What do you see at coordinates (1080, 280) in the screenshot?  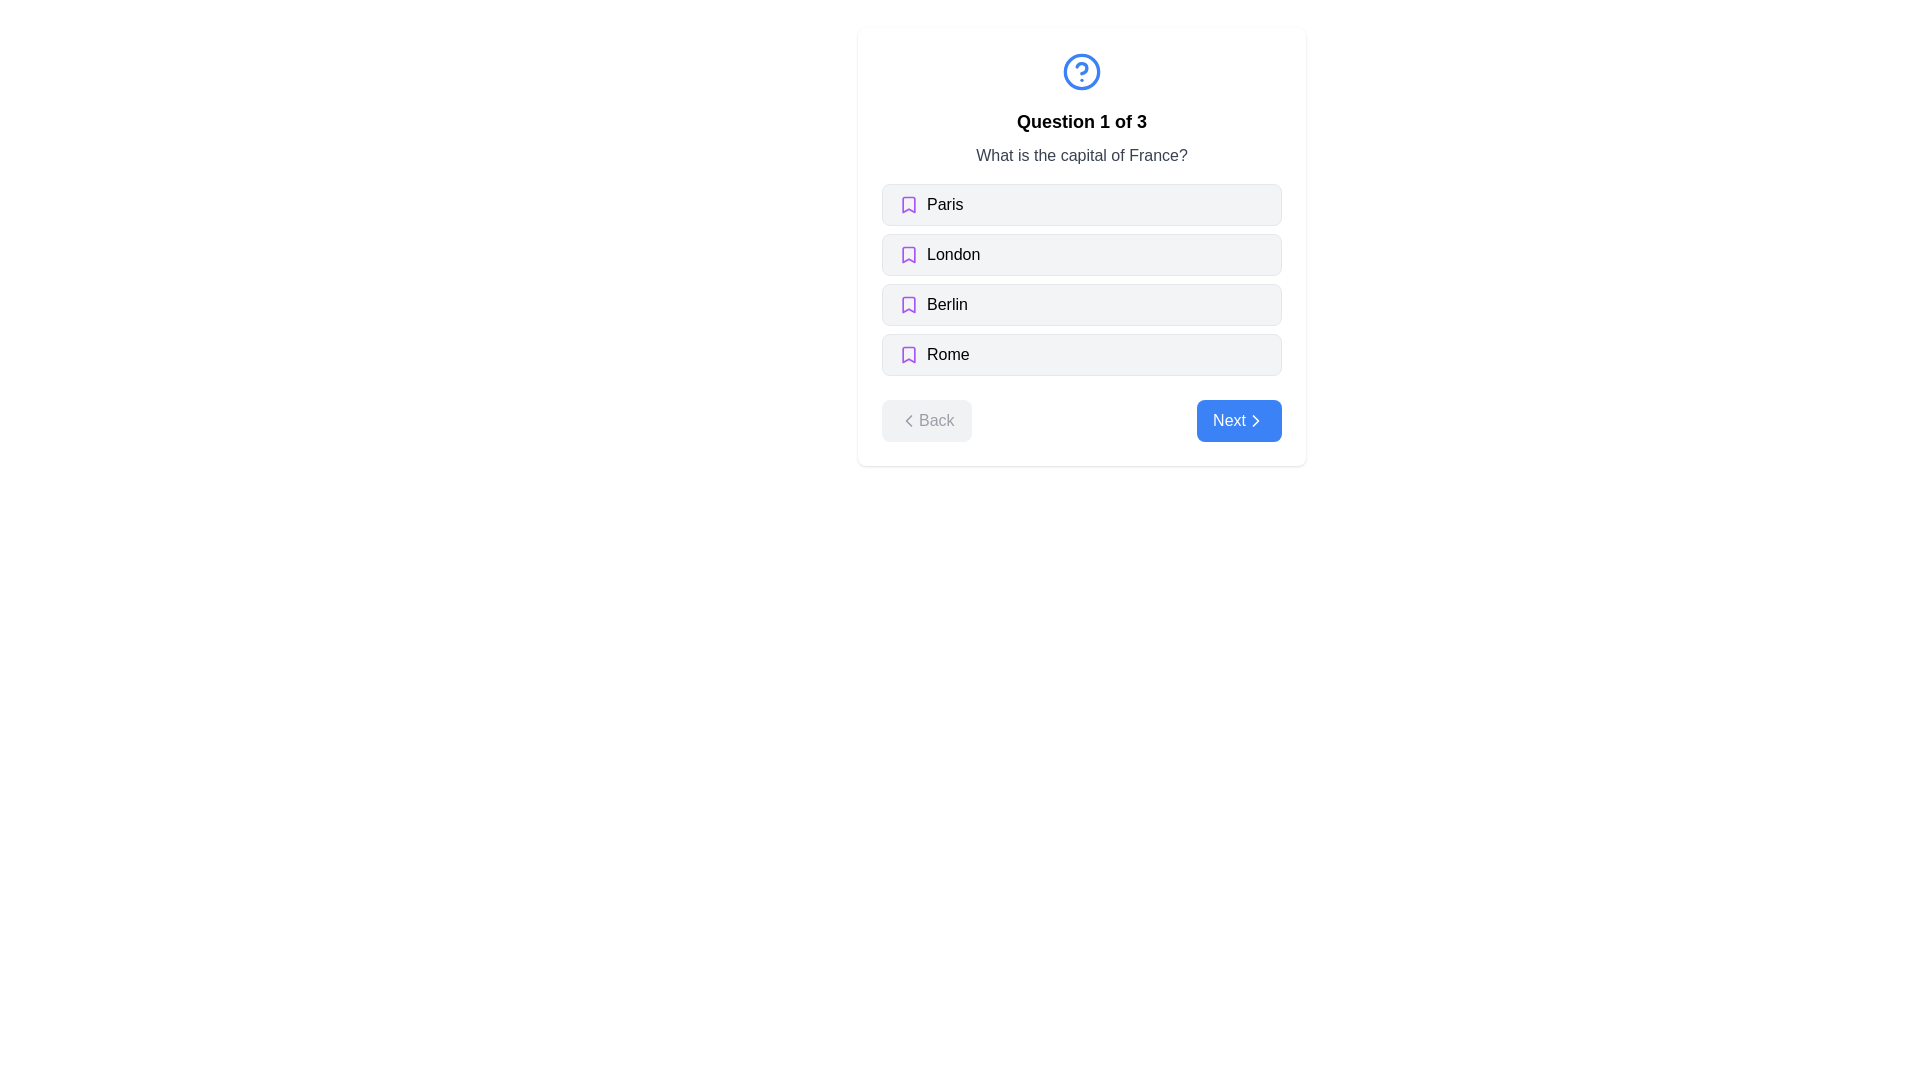 I see `the interactive button from the list of answer choices, which includes options labeled 'Paris', 'London', 'Berlin', and 'Rome', located at the center of the application interface` at bounding box center [1080, 280].